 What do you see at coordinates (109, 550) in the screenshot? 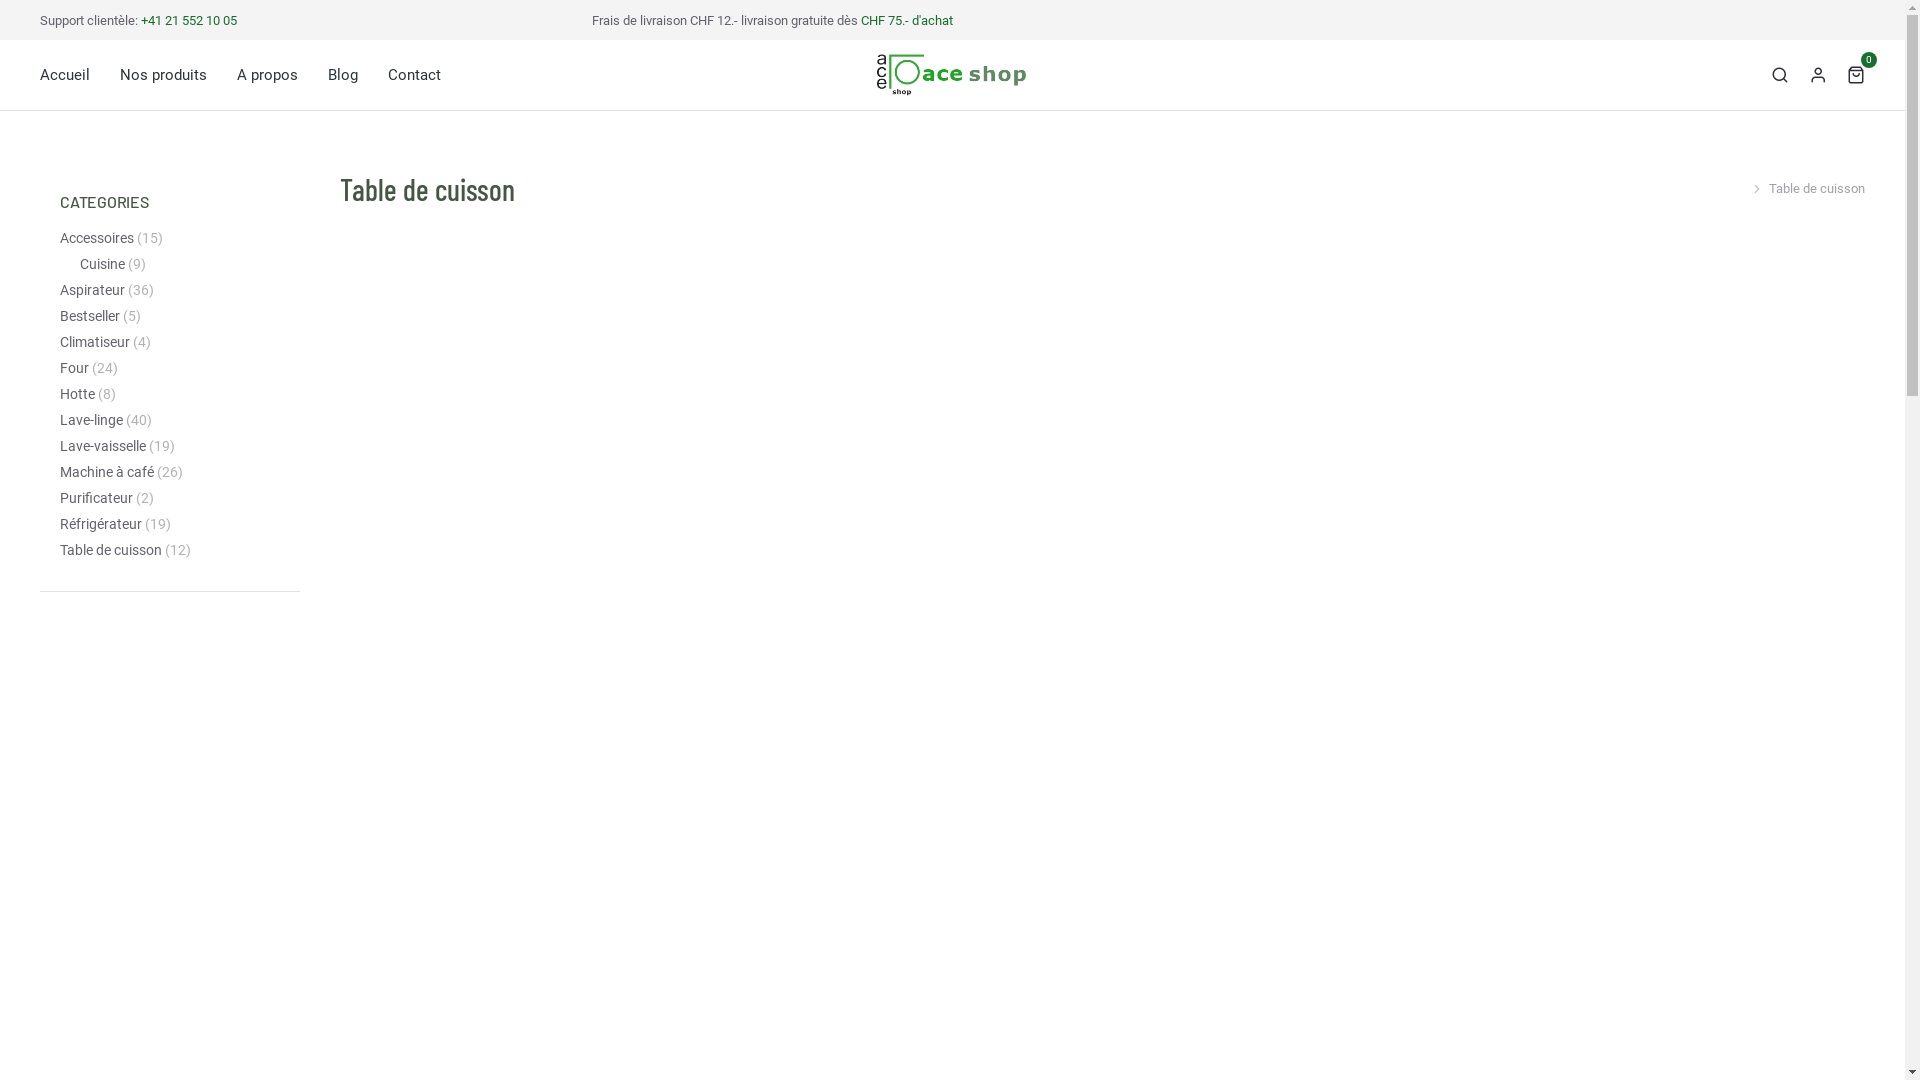
I see `'Table de cuisson'` at bounding box center [109, 550].